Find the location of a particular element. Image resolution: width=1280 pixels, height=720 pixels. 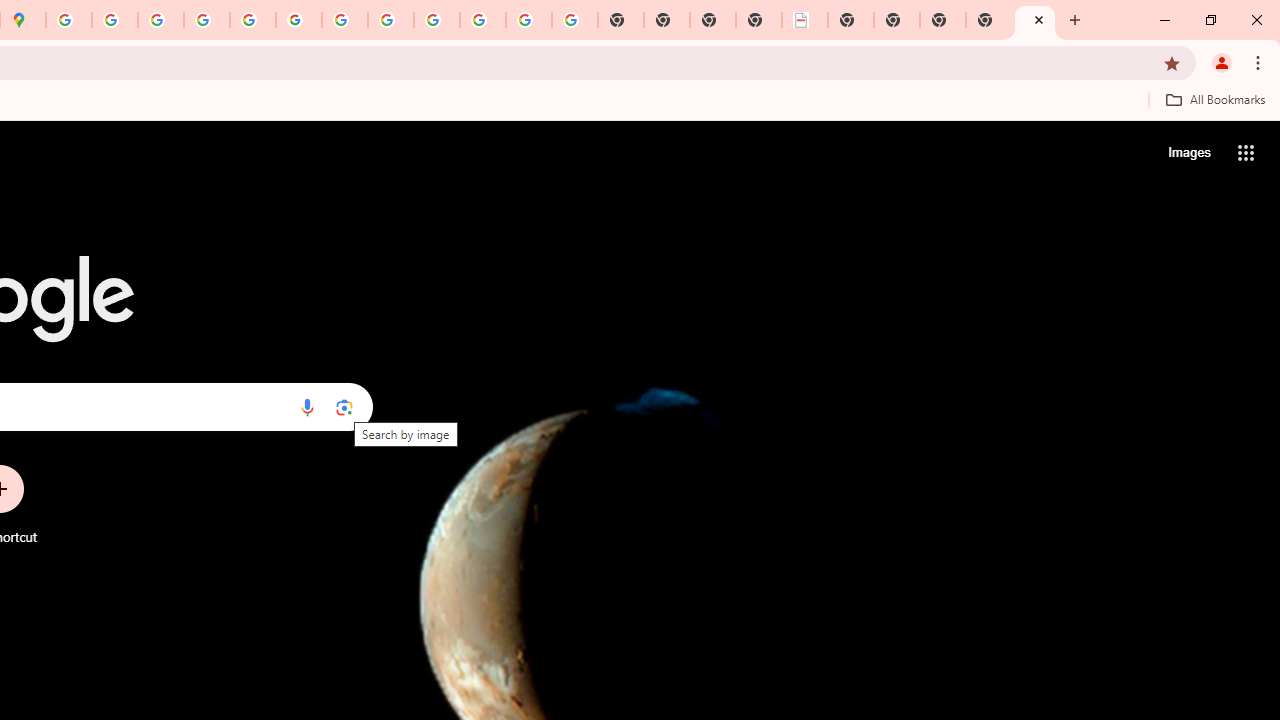

'Search by image' is located at coordinates (344, 406).